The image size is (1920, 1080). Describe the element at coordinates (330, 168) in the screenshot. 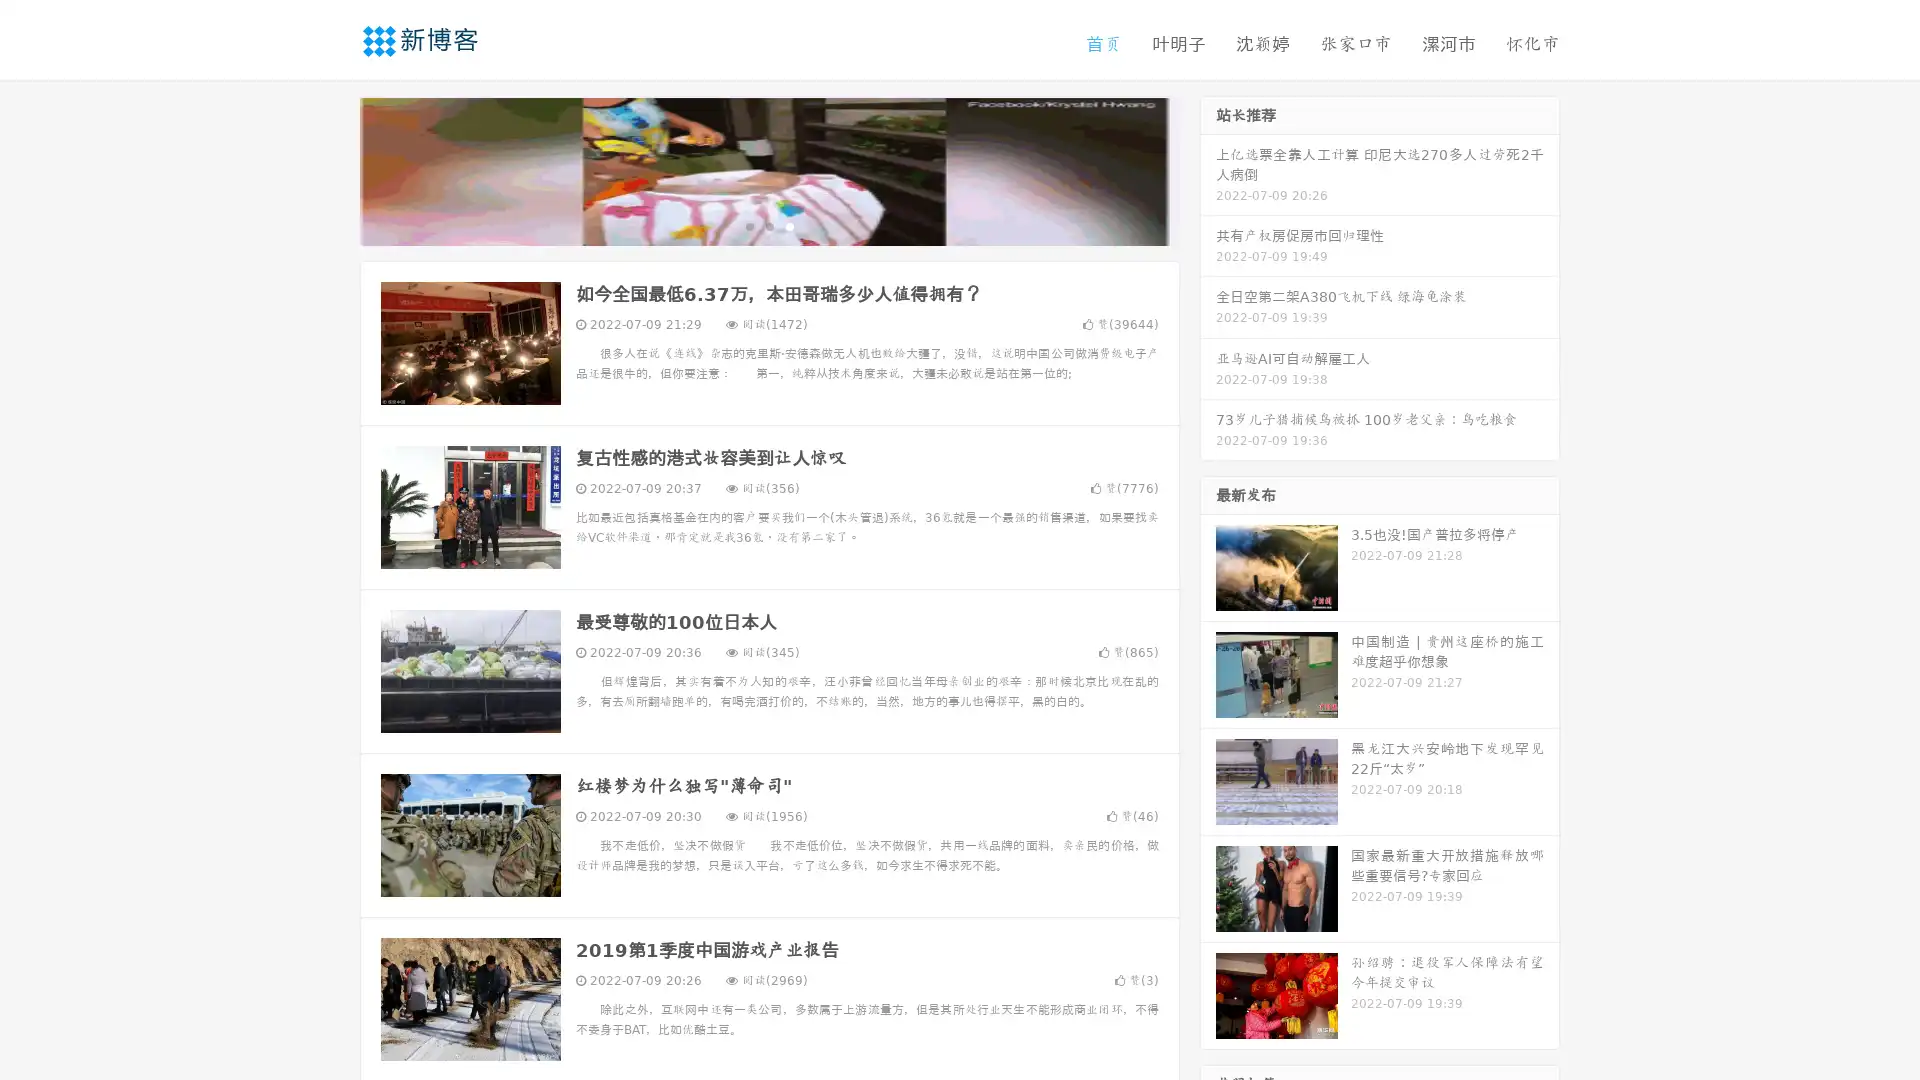

I see `Previous slide` at that location.